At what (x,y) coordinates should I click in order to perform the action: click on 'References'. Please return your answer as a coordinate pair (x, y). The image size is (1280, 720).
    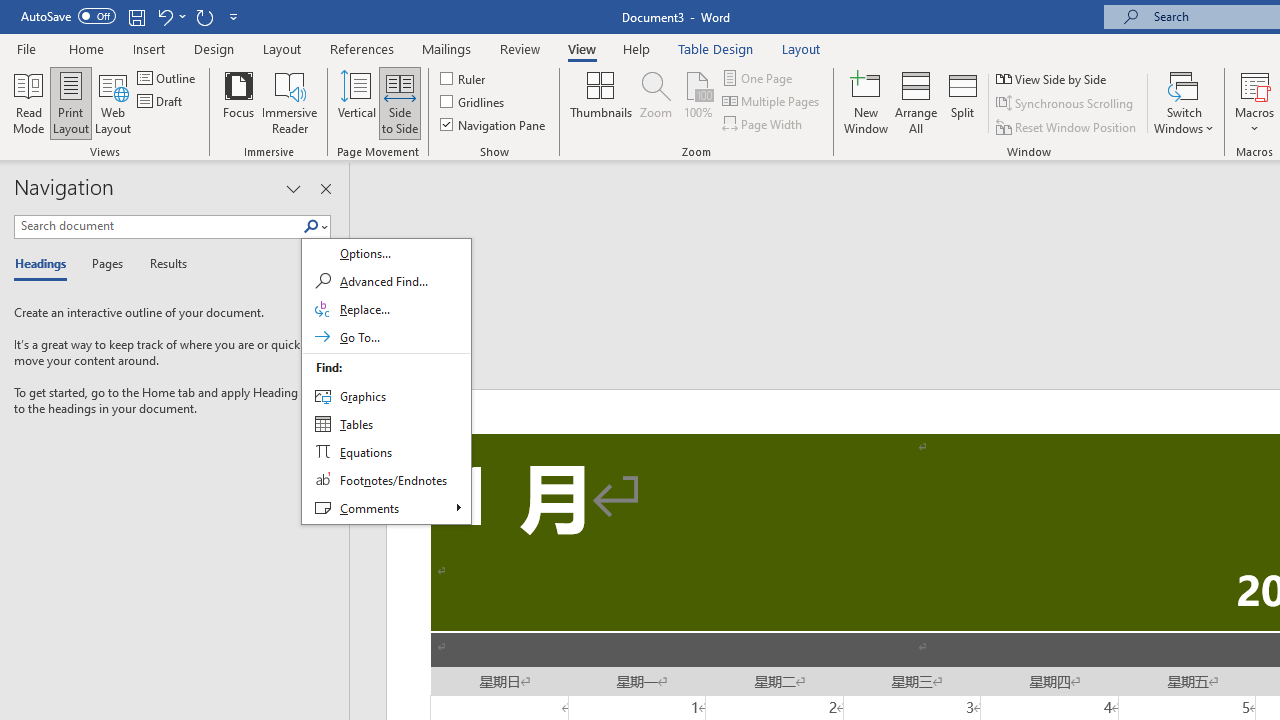
    Looking at the image, I should click on (362, 48).